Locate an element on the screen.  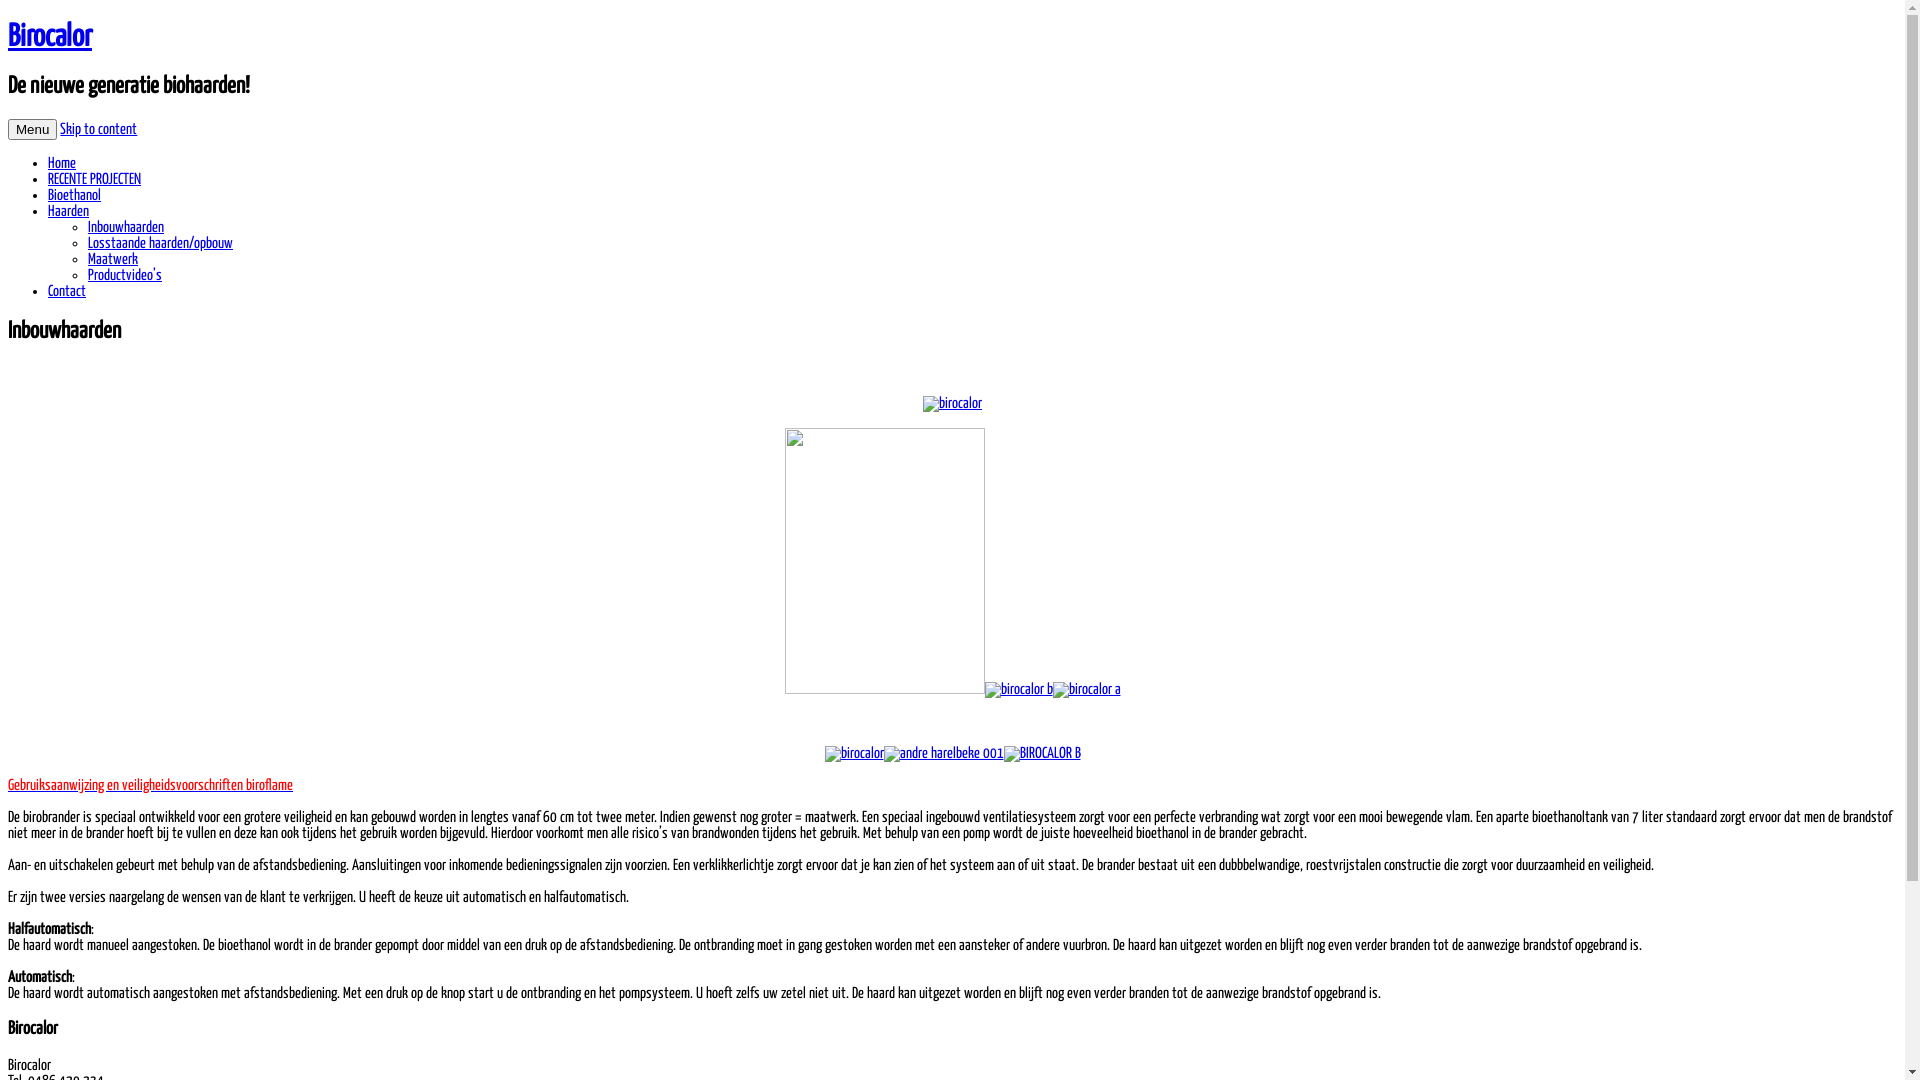
'Maatwerk' is located at coordinates (112, 258).